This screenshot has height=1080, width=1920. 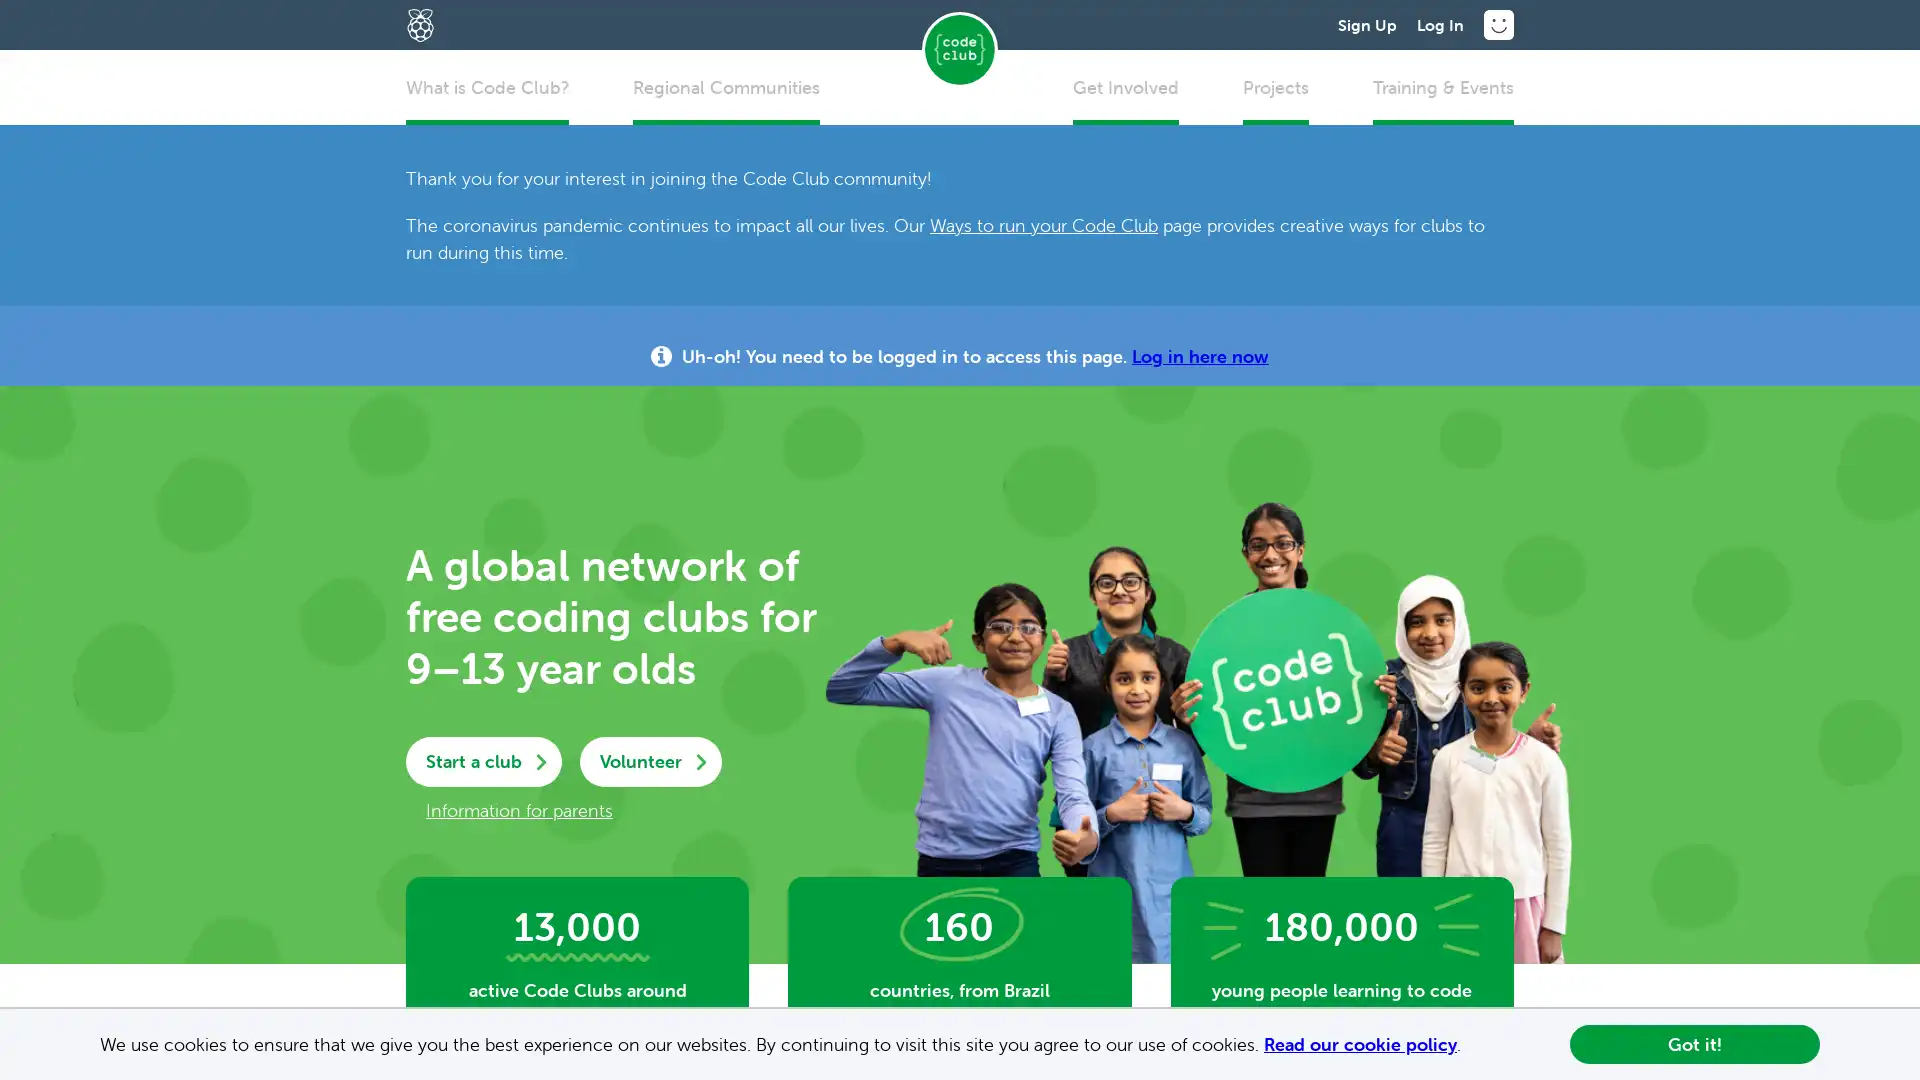 What do you see at coordinates (1469, 1045) in the screenshot?
I see `learn more about cookies` at bounding box center [1469, 1045].